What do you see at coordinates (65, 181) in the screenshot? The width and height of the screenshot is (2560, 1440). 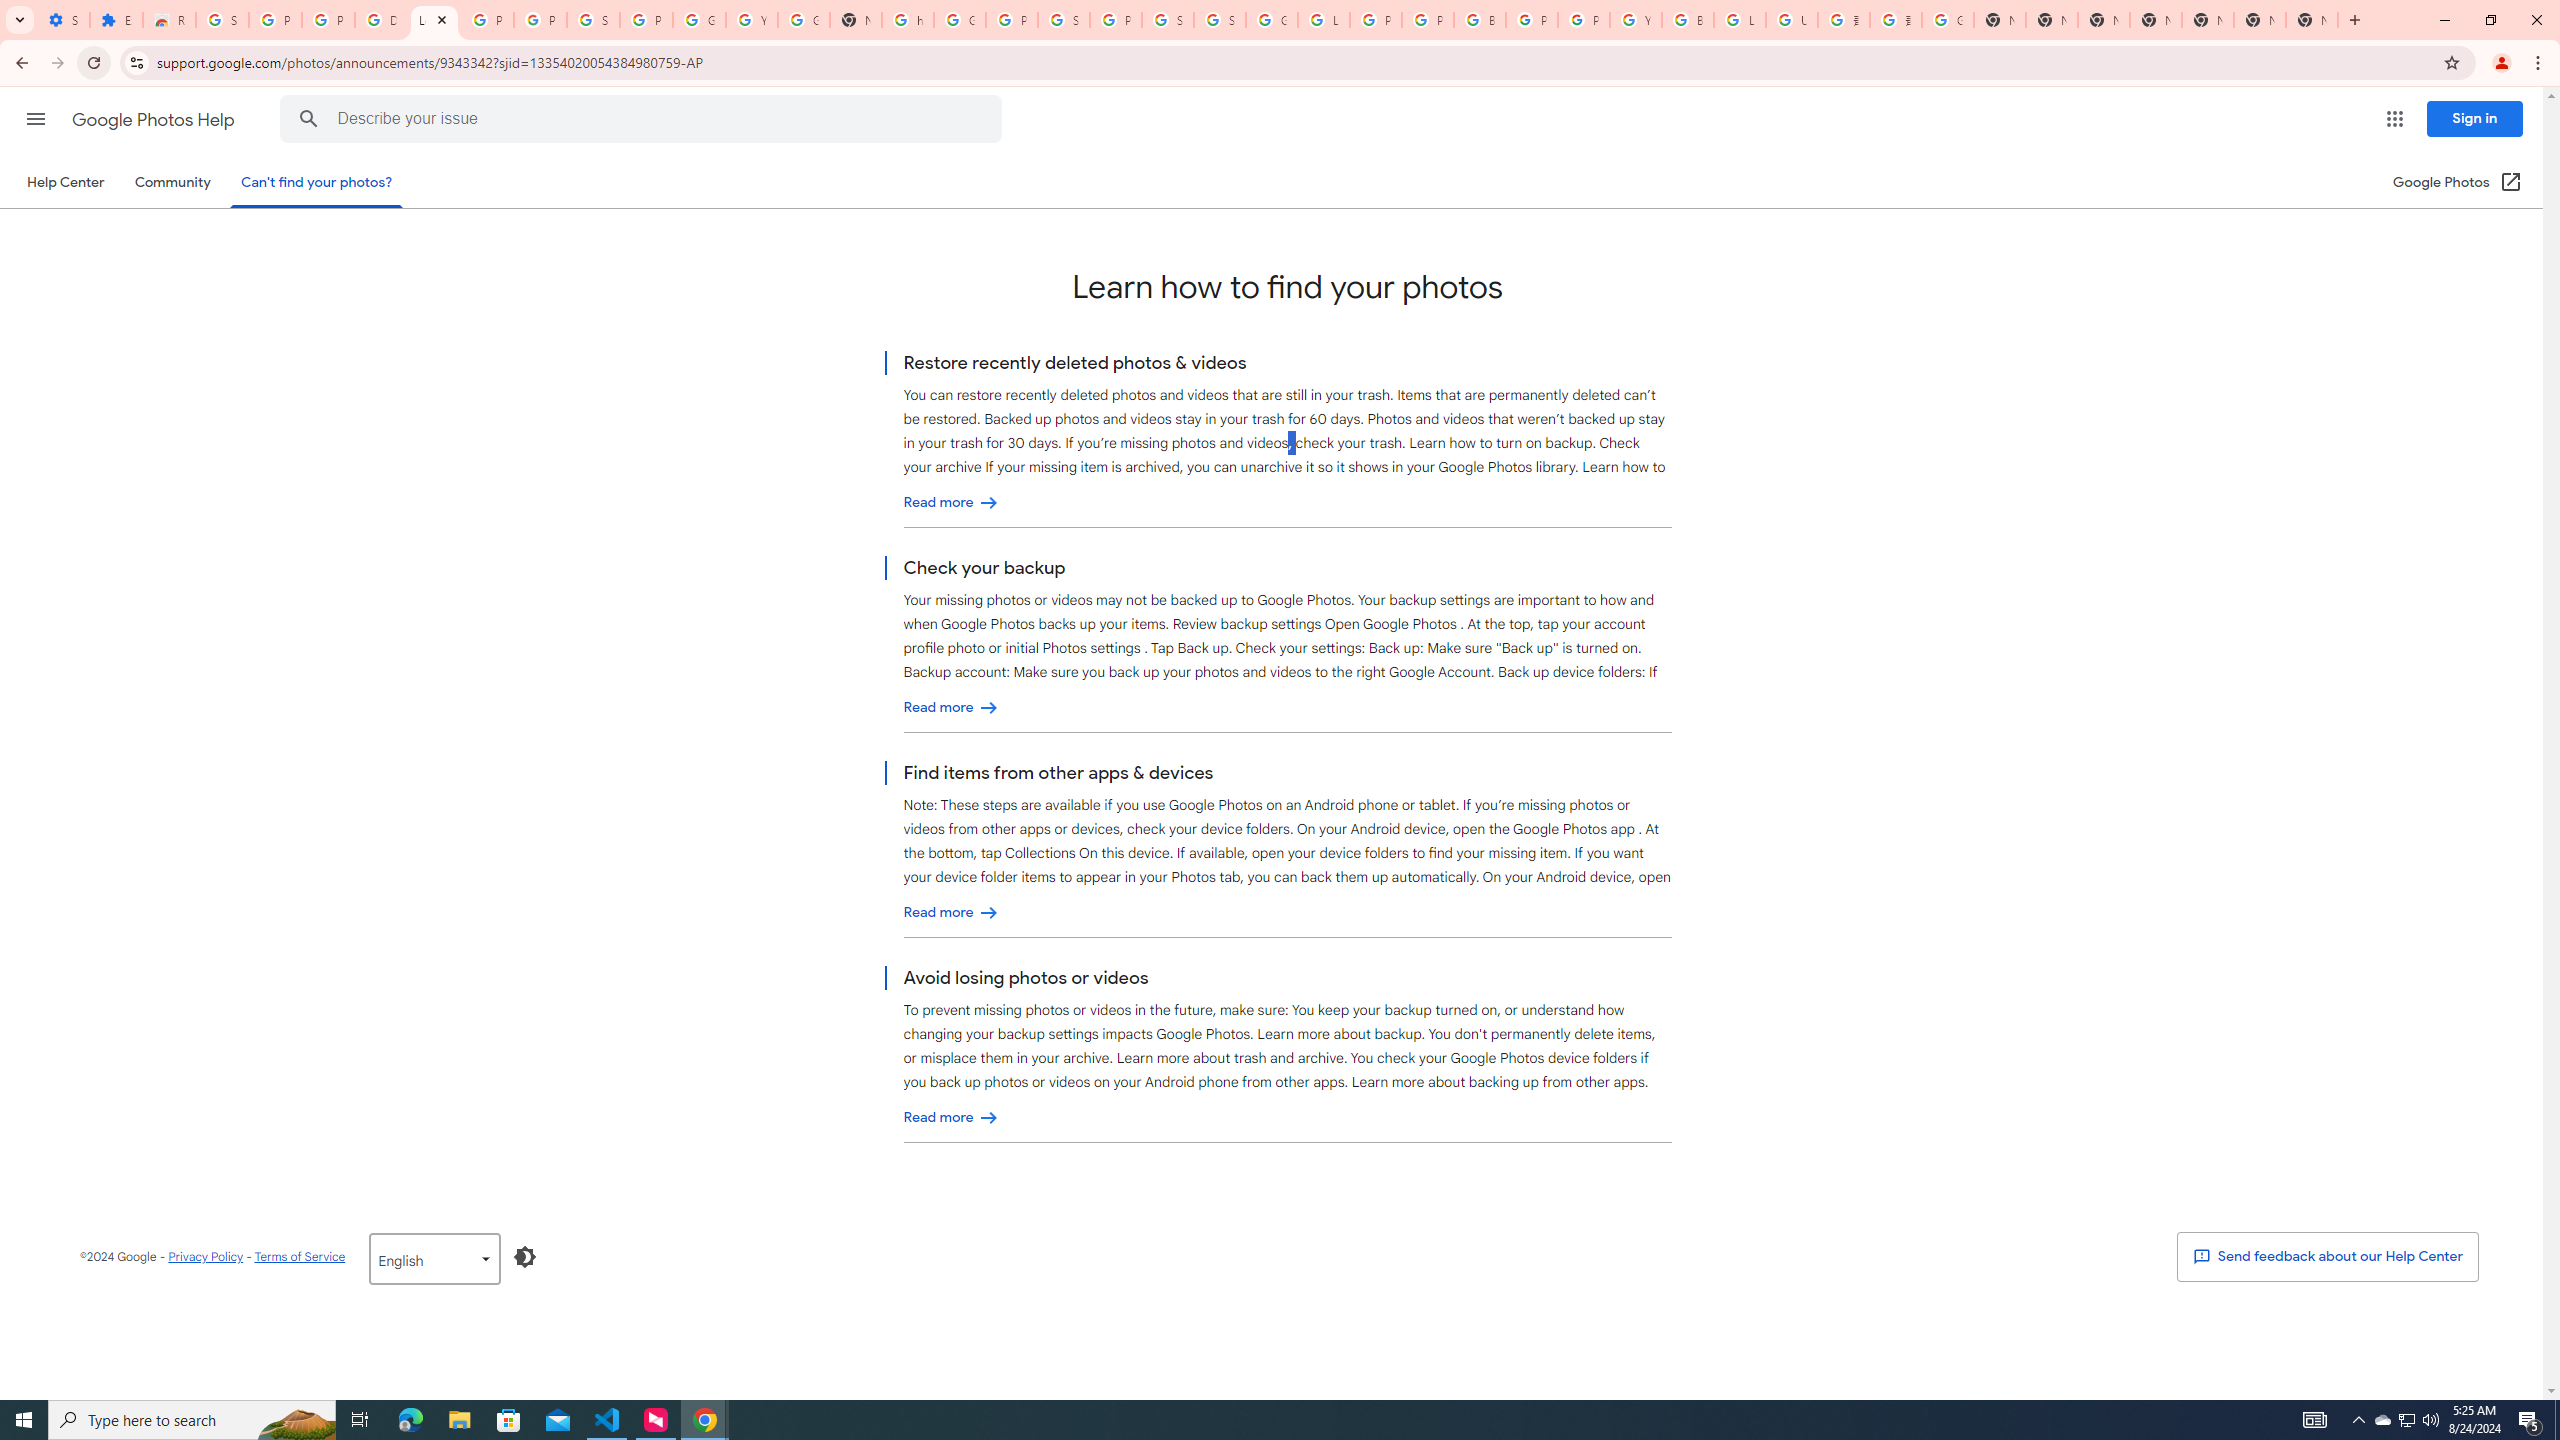 I see `'Help Center'` at bounding box center [65, 181].